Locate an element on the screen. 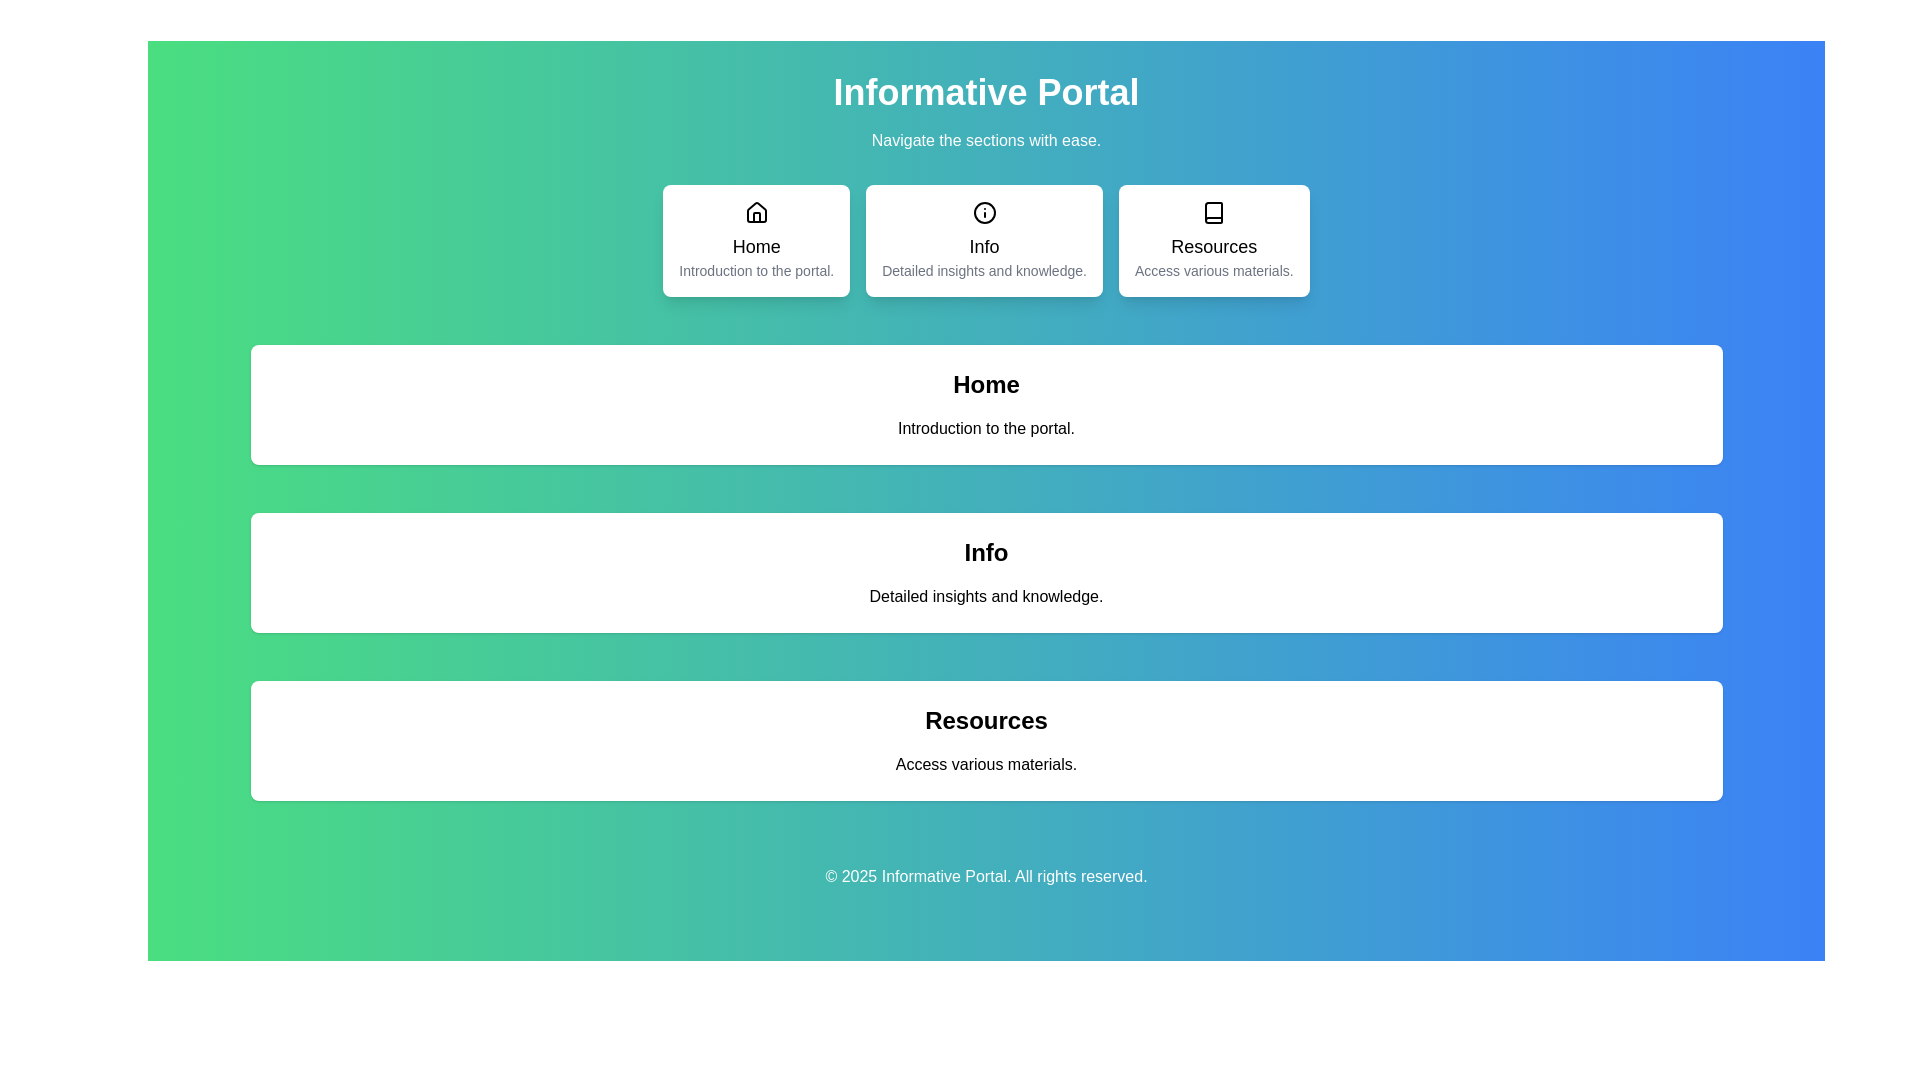  the text label displaying 'Access various materials.' which is located below the header 'Resources' in the center-bottom section of the page is located at coordinates (986, 764).